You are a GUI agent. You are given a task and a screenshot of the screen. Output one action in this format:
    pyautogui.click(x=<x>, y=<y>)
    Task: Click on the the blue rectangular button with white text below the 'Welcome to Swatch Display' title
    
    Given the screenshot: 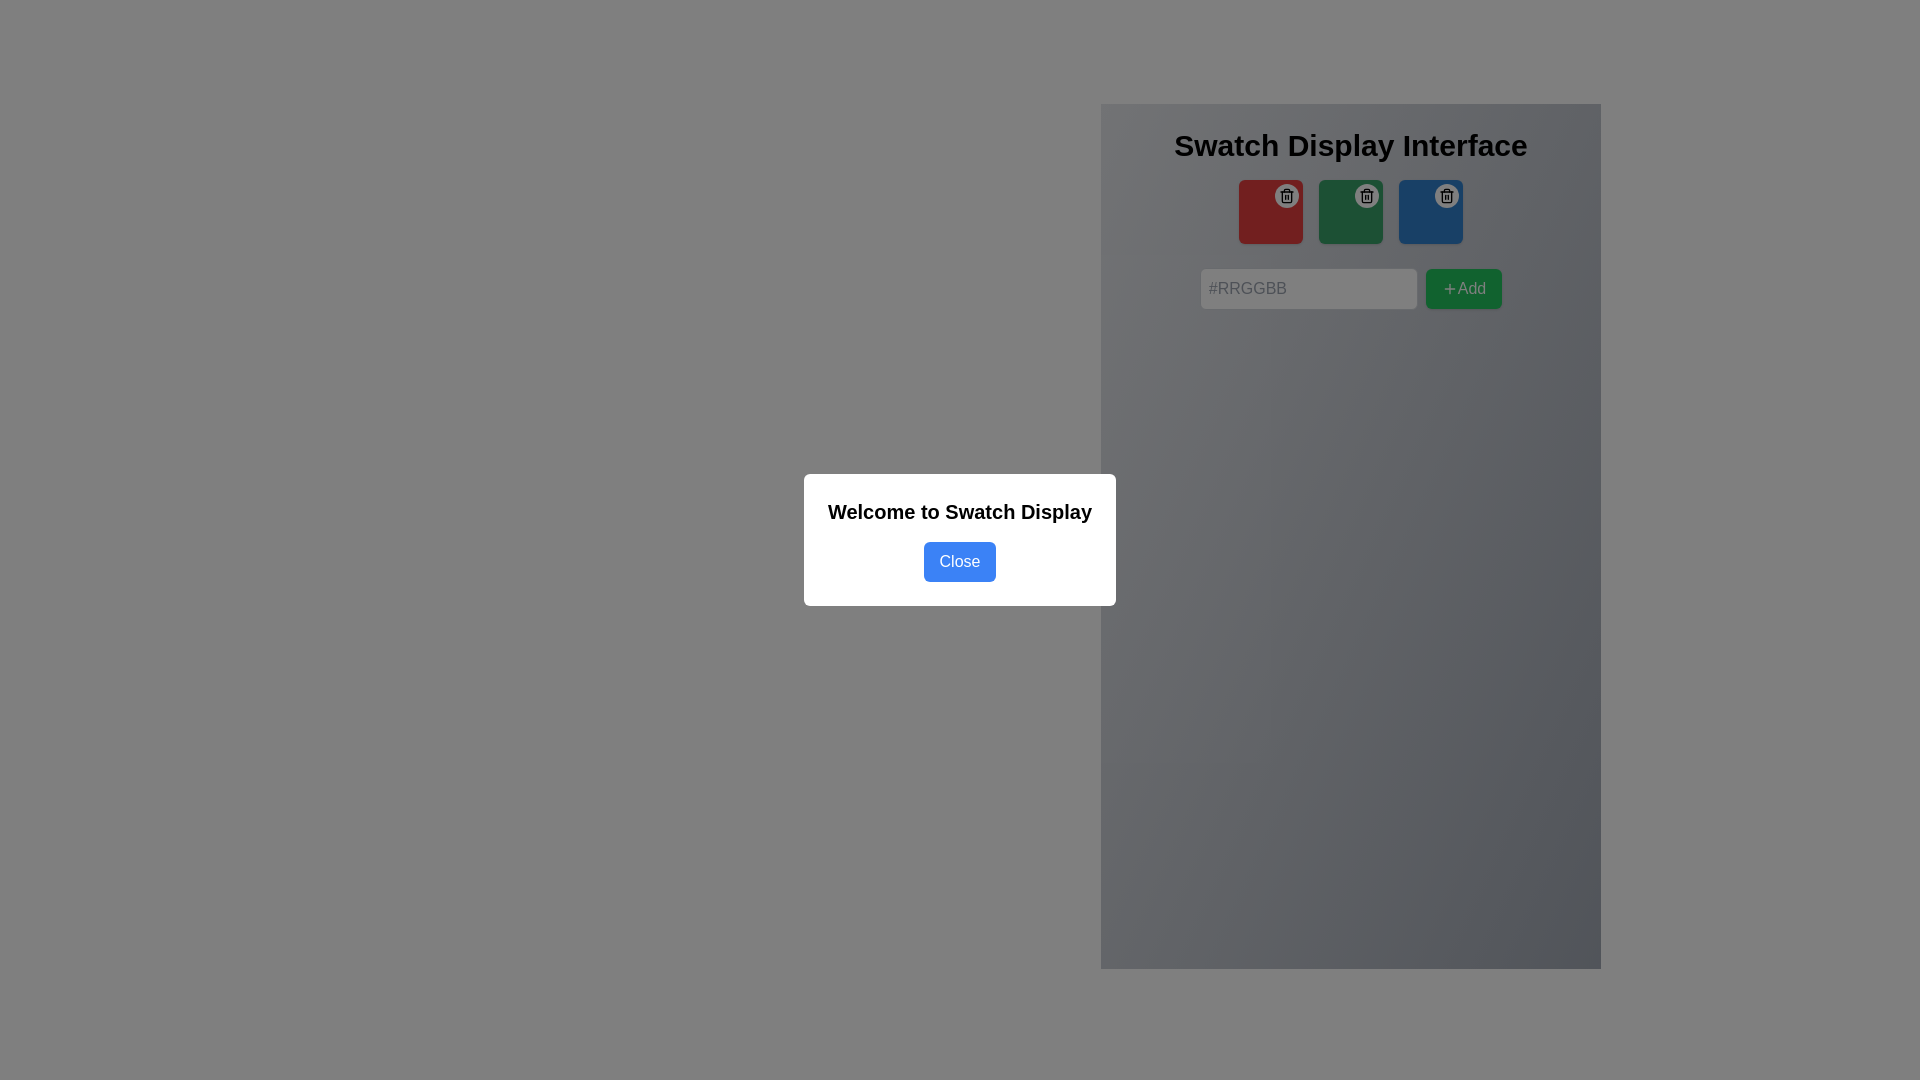 What is the action you would take?
    pyautogui.click(x=960, y=562)
    